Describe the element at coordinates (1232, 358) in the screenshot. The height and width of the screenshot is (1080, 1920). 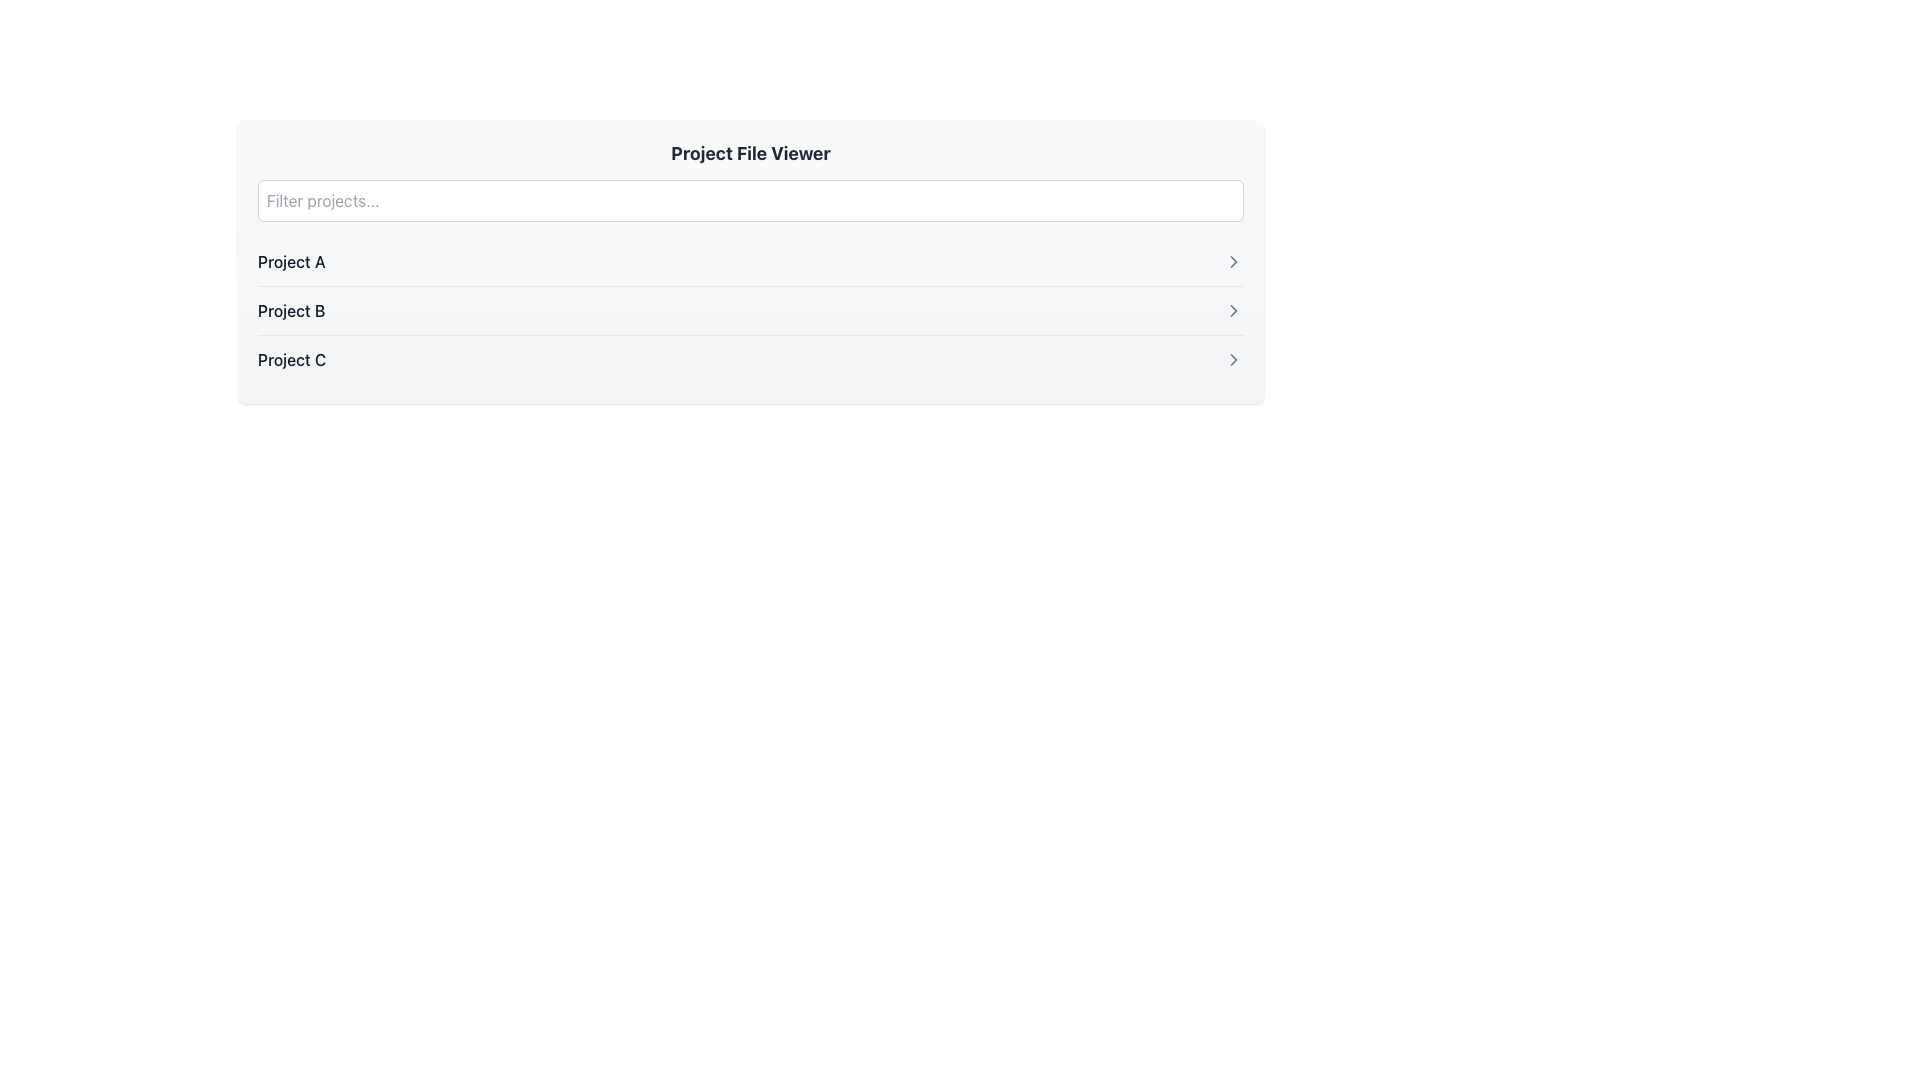
I see `the Chevron Icon located at the extreme right of the 'Project C' entry` at that location.